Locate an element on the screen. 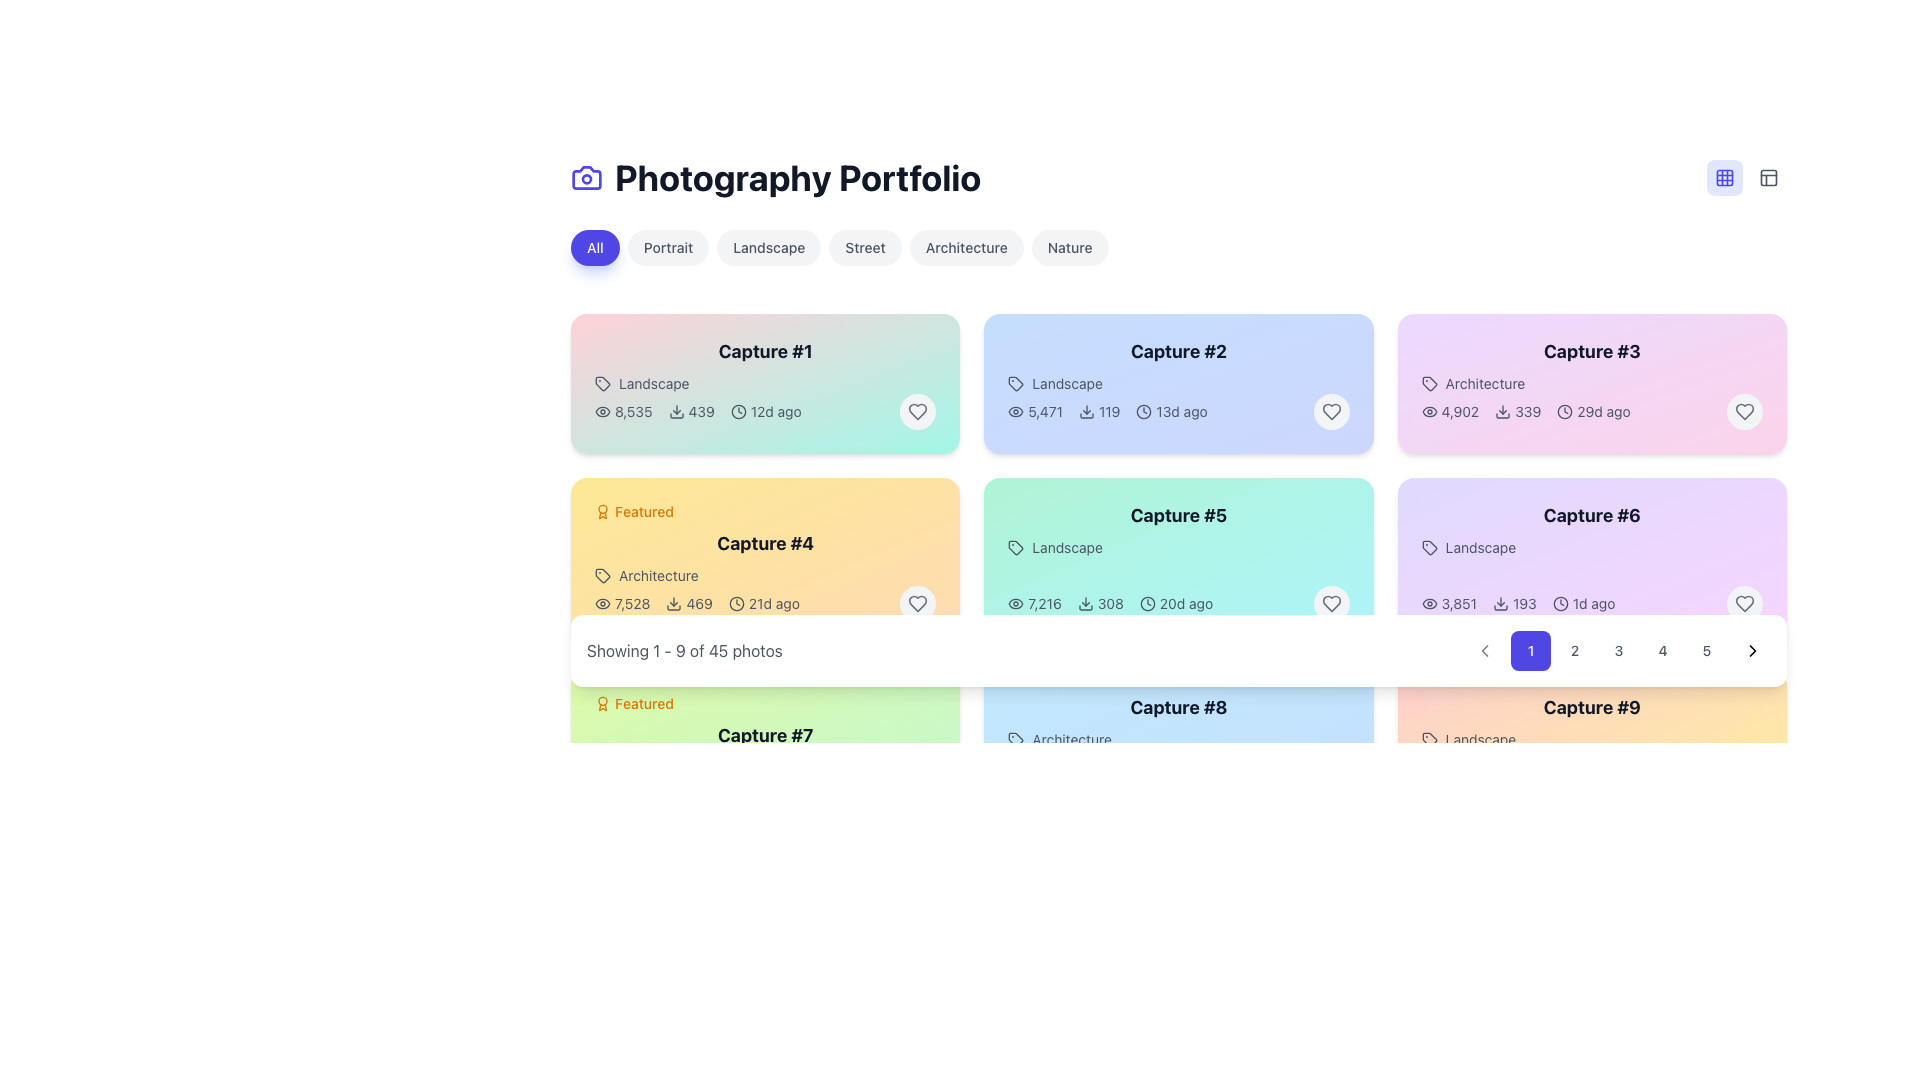 This screenshot has height=1080, width=1920. the text element indicating the number of views or interactions, which is positioned to the left of the download count icon '469' in the bottom left of the 'Capture #4' yellow card is located at coordinates (621, 603).